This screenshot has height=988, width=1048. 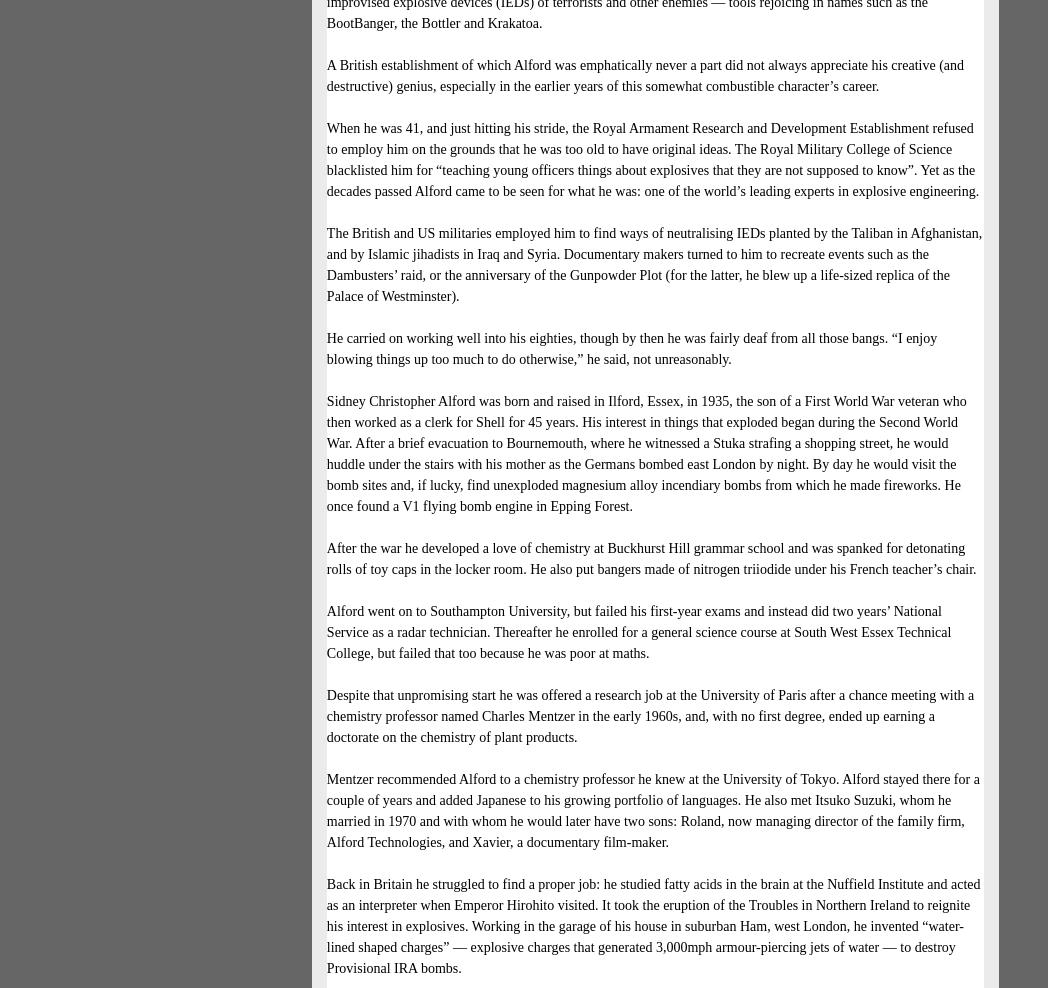 I want to click on 'When he was 41, and just hitting his stride,
the Royal Armament Research and Development Establishment refused to employ him on the grounds that he was too old to have original ideas. The Royal Military College of Science blacklisted him for
“teaching young officers things about explosives that they are not supposed to know”. Yet as the decades passed Alford came to be seen for what he was: one of the world’s leading experts in explosive
engineering.', so click(x=651, y=158).